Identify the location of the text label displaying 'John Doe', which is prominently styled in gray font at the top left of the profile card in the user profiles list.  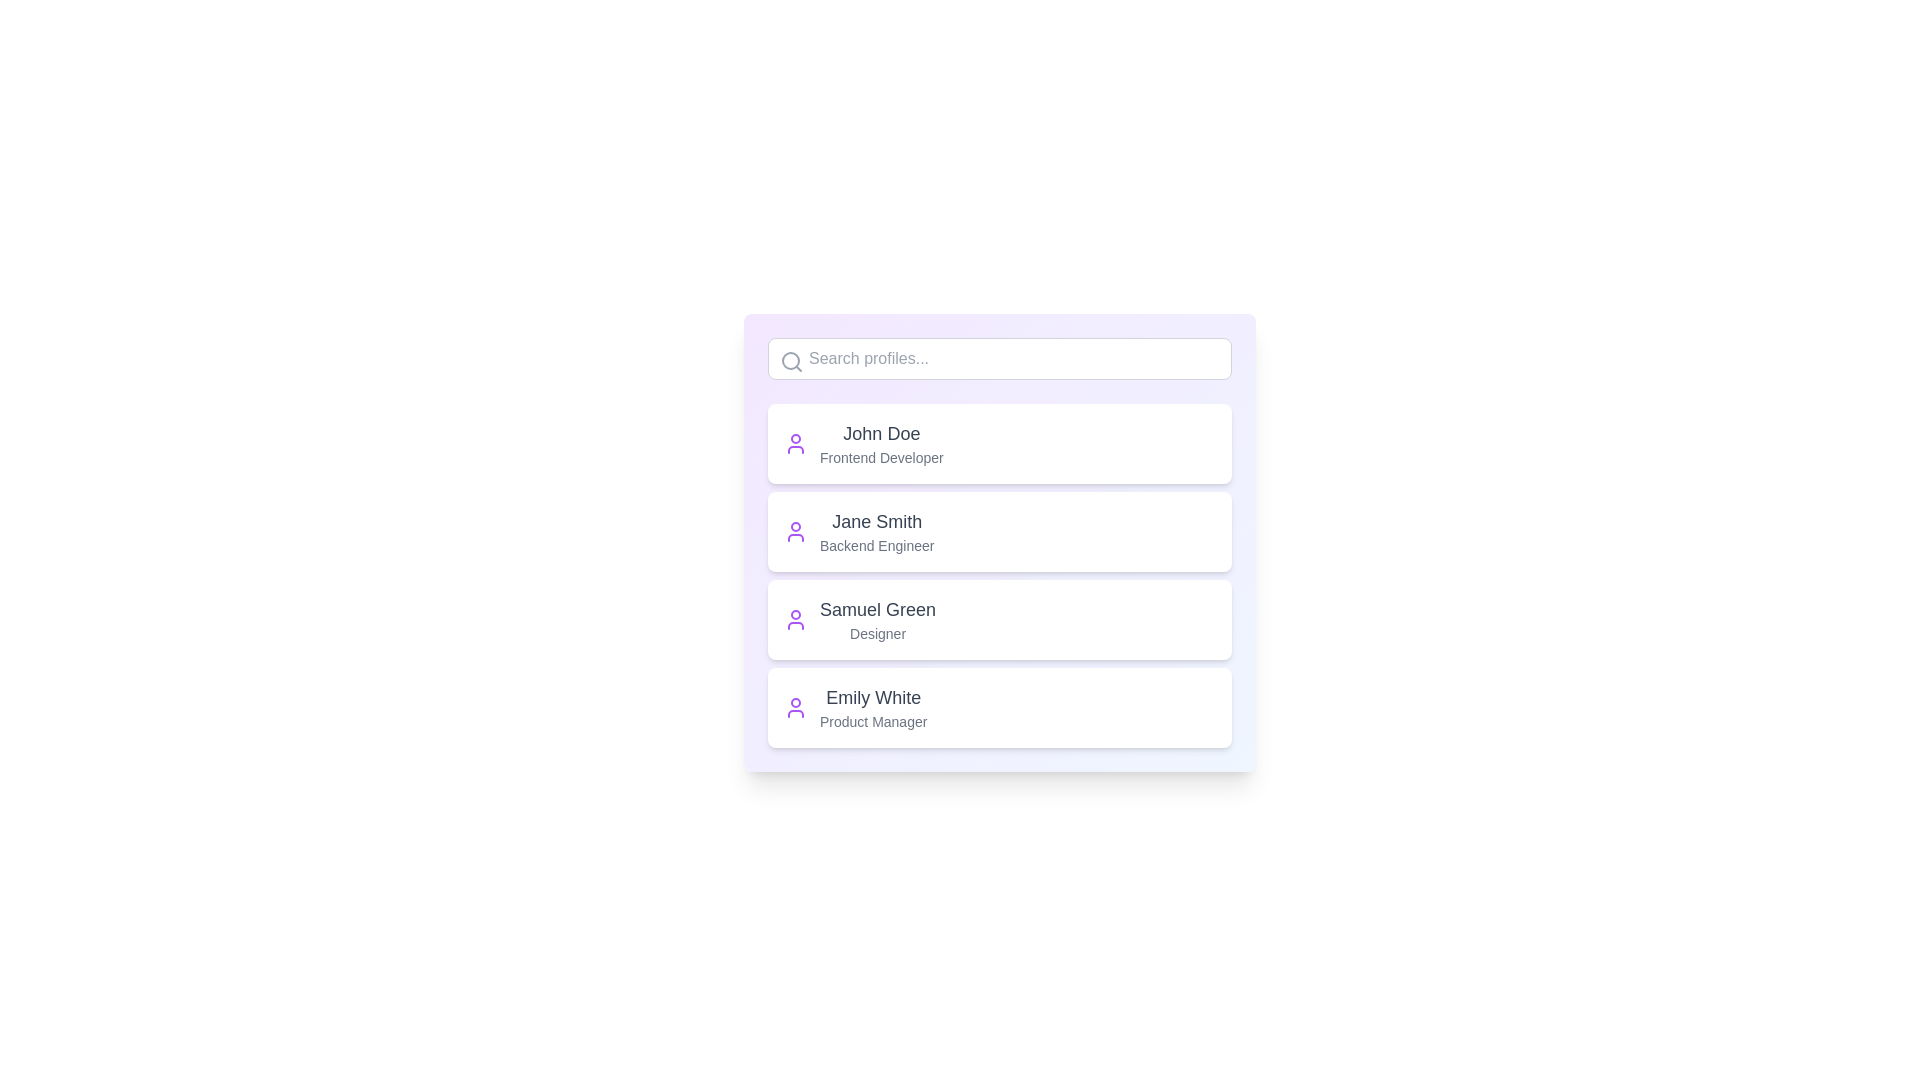
(880, 433).